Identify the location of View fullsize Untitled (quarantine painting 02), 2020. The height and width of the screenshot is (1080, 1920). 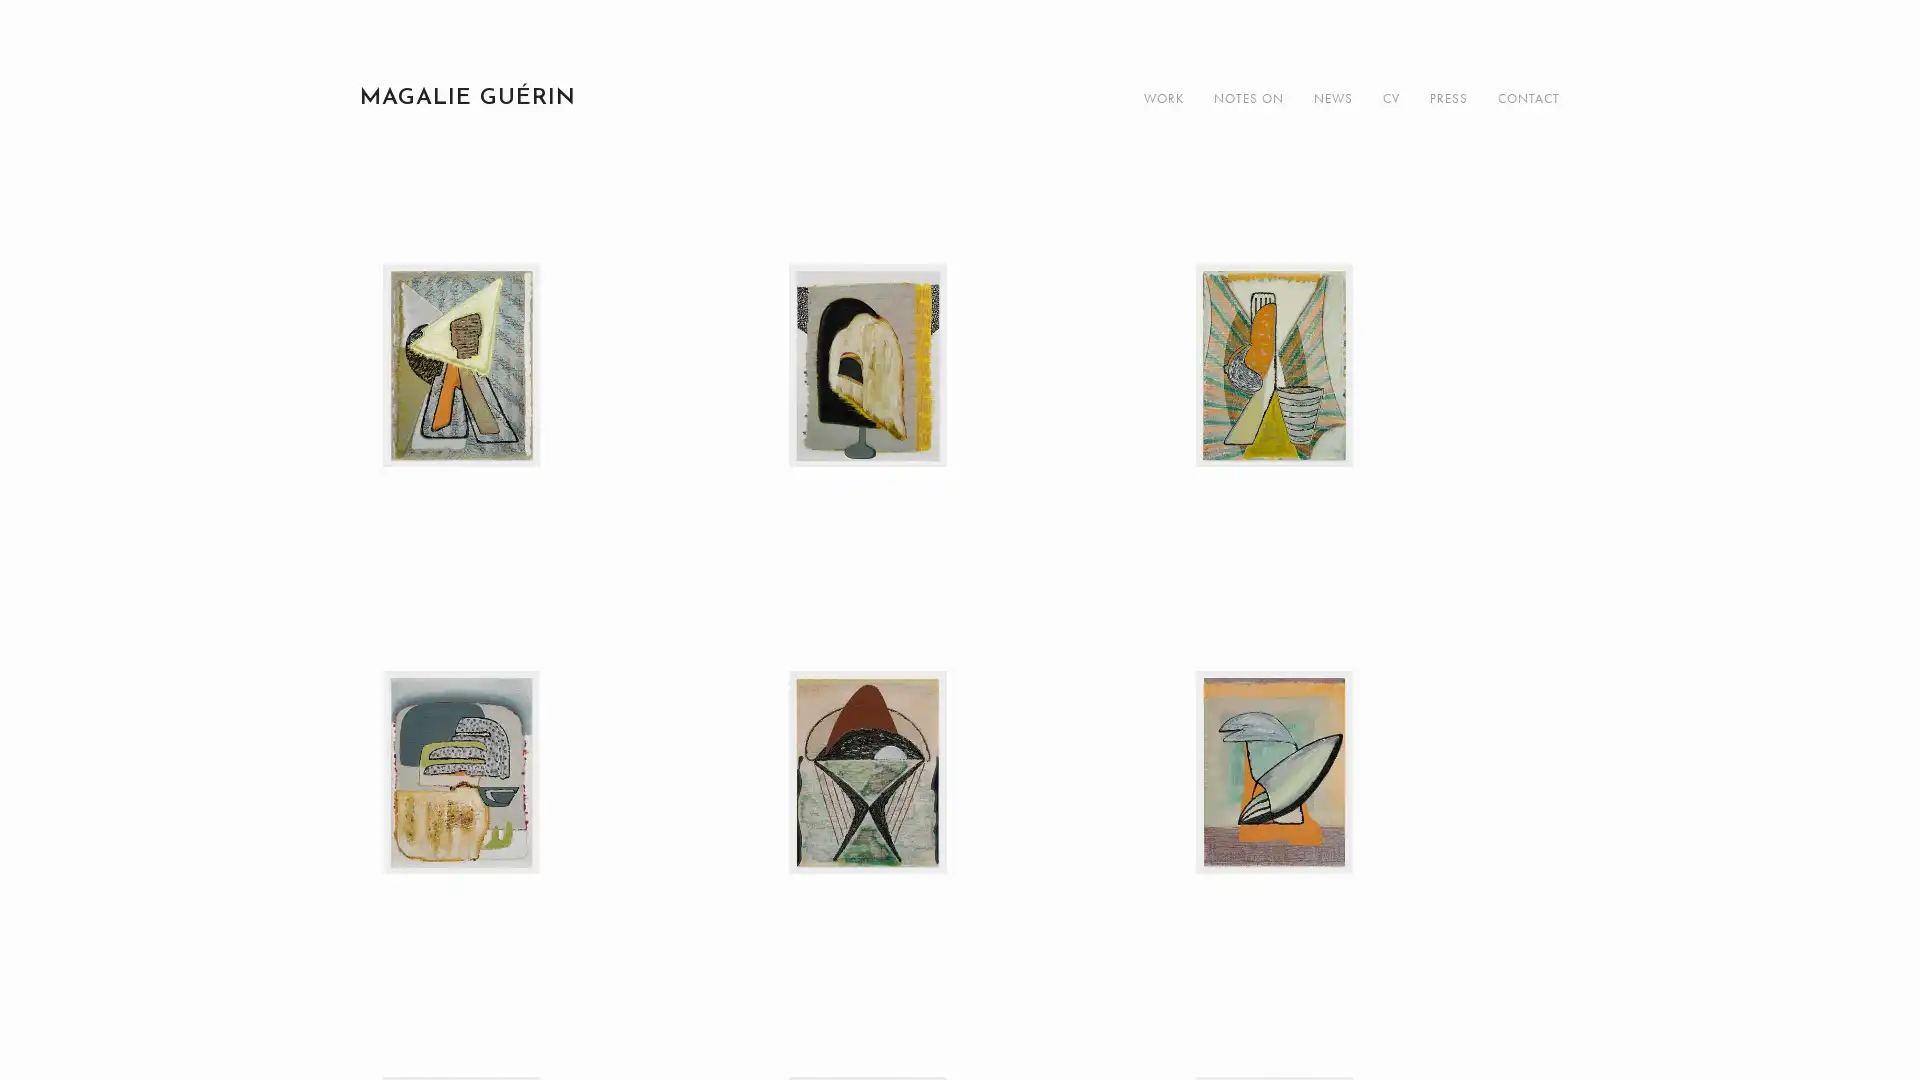
(958, 456).